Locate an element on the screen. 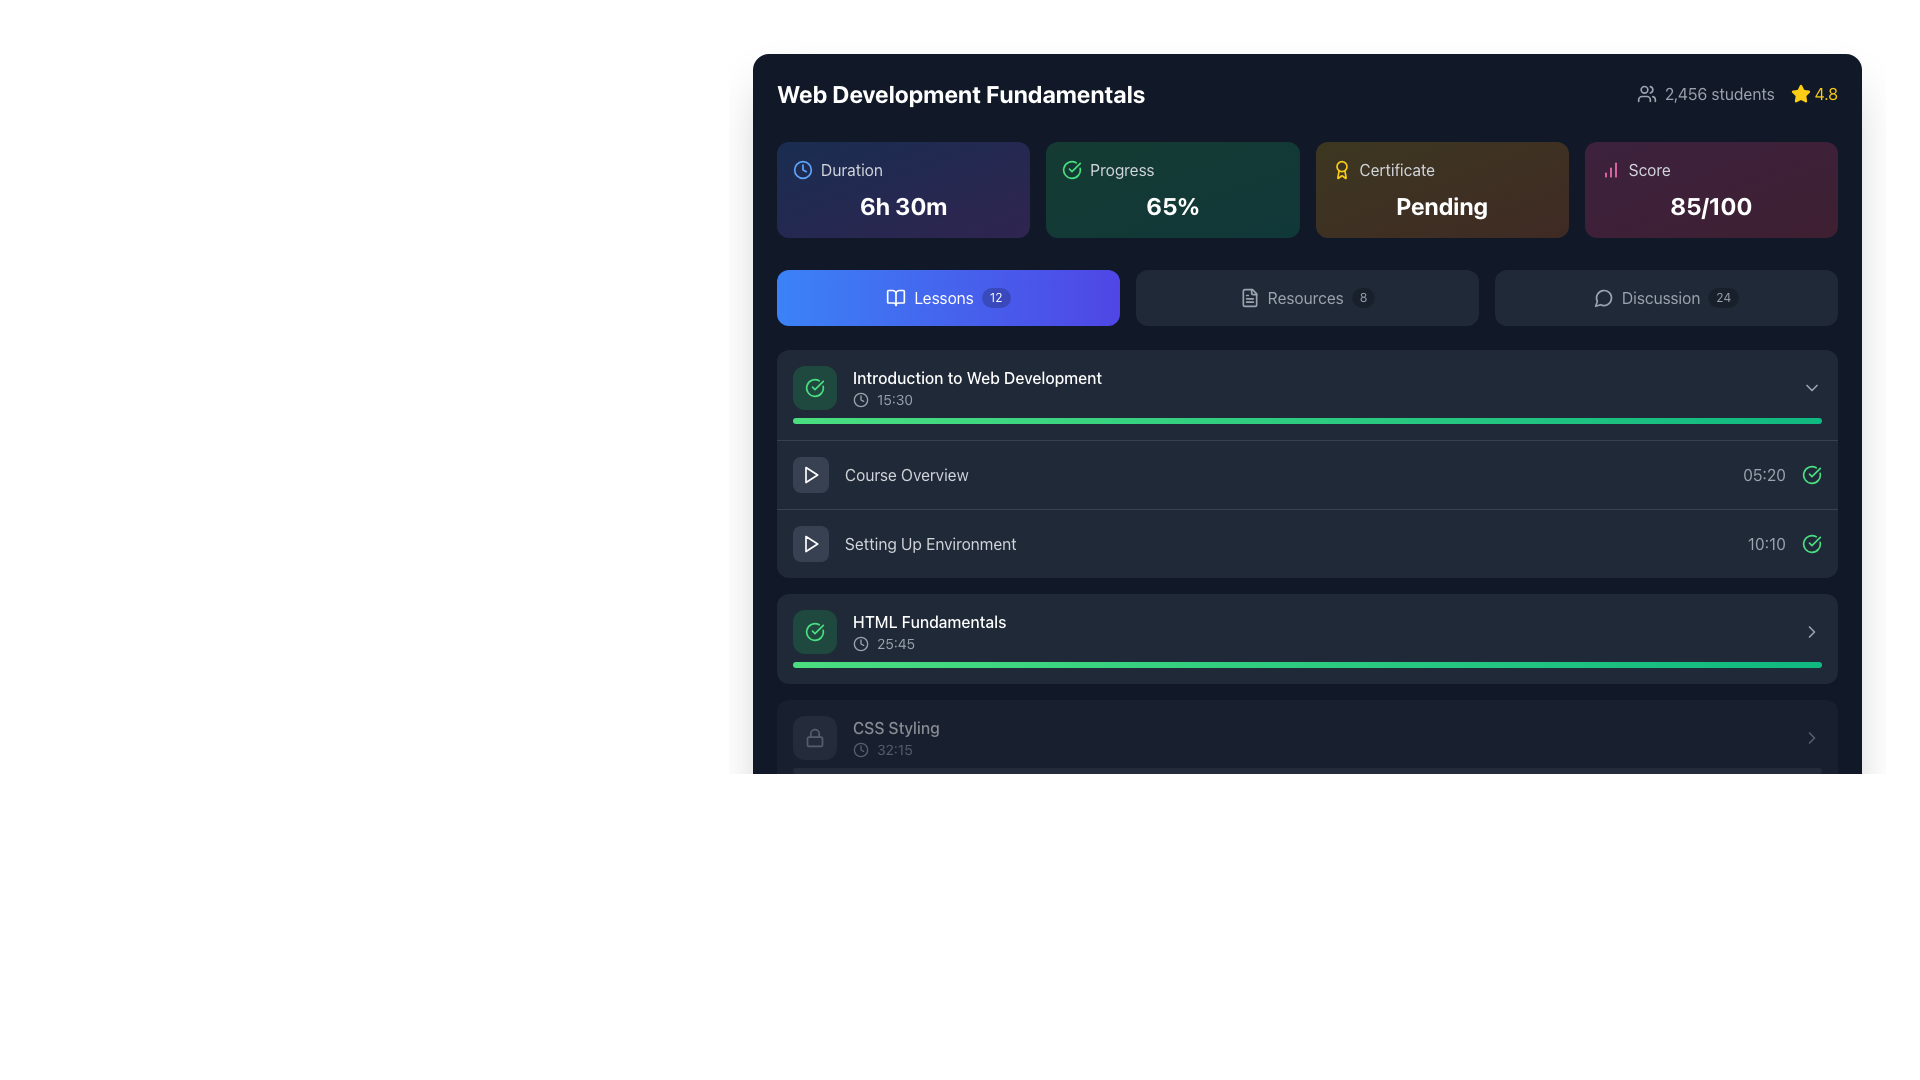 This screenshot has height=1080, width=1920. the button with an icon and badge text located at the top-right portion of the module, which is the rightmost button in a row of three buttons under the course overview section is located at coordinates (1666, 297).